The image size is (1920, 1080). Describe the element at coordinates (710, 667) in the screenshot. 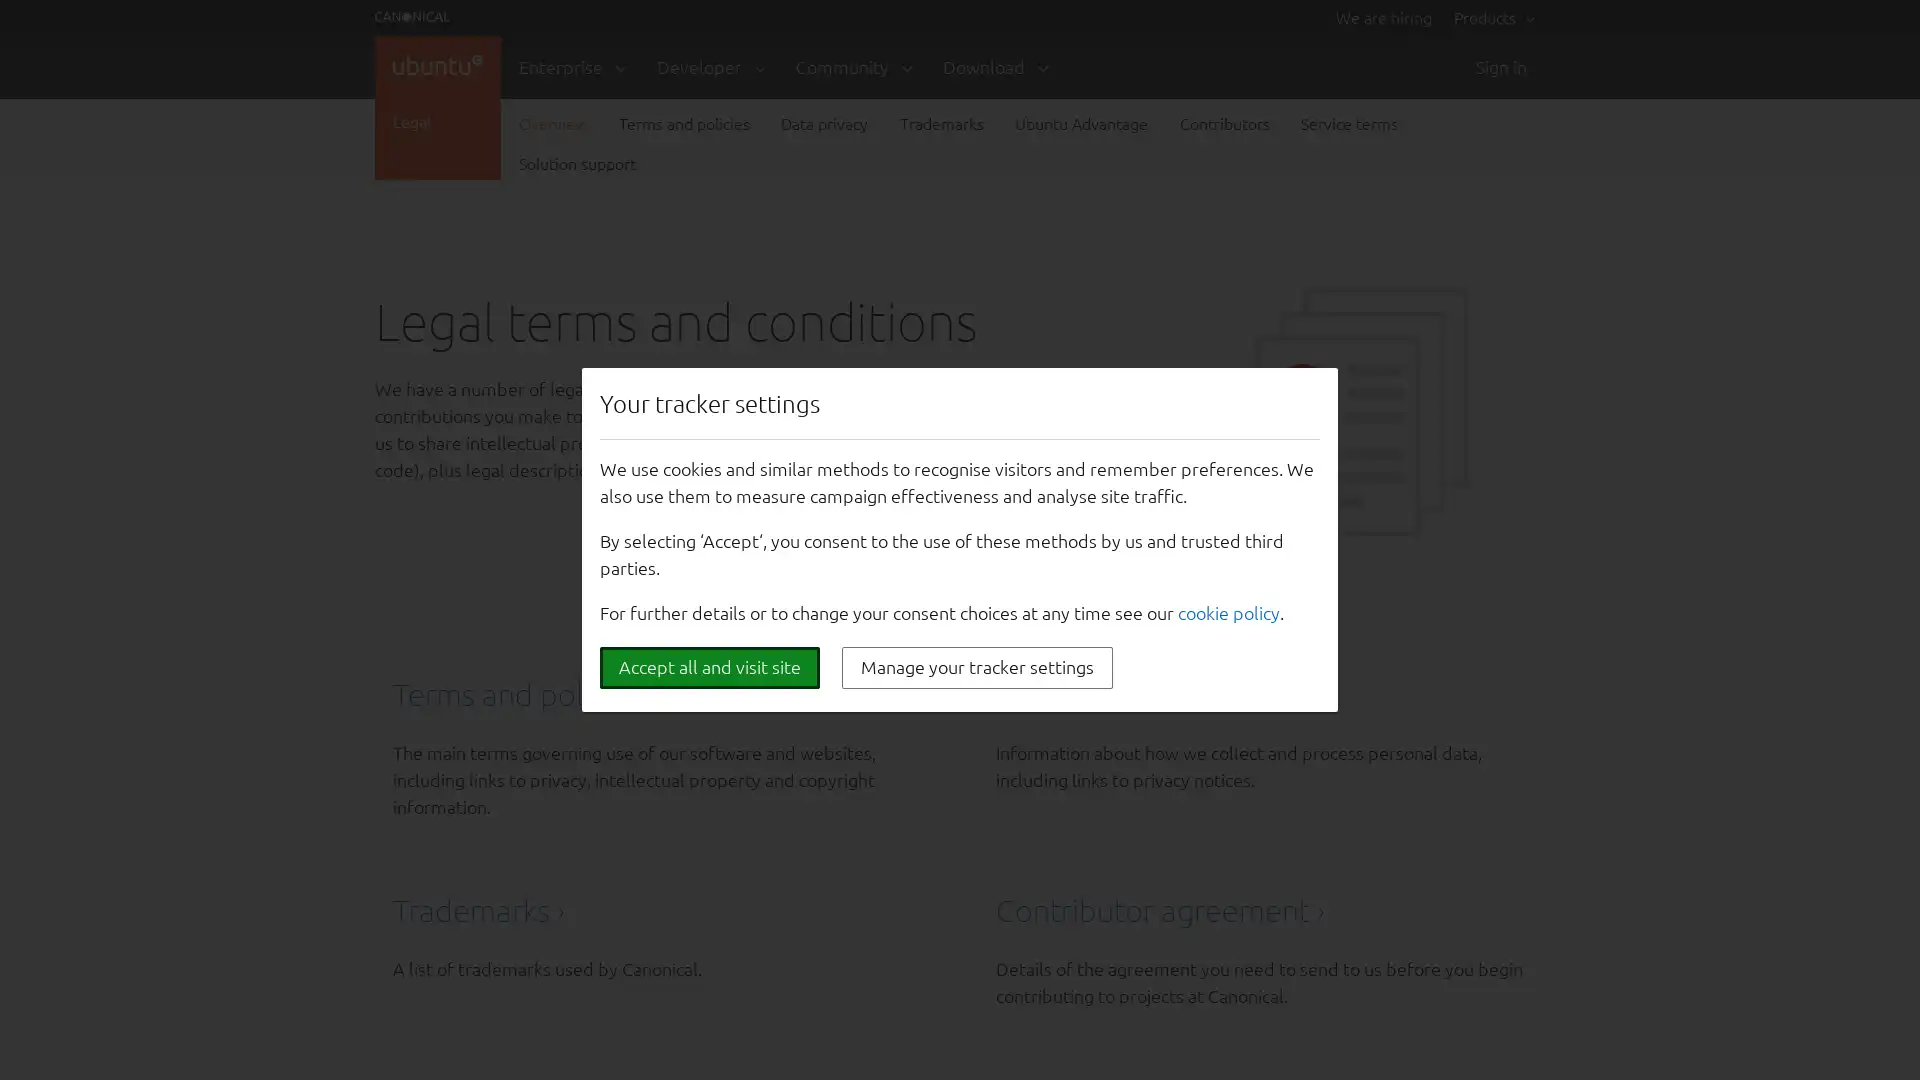

I see `Accept all and visit site` at that location.